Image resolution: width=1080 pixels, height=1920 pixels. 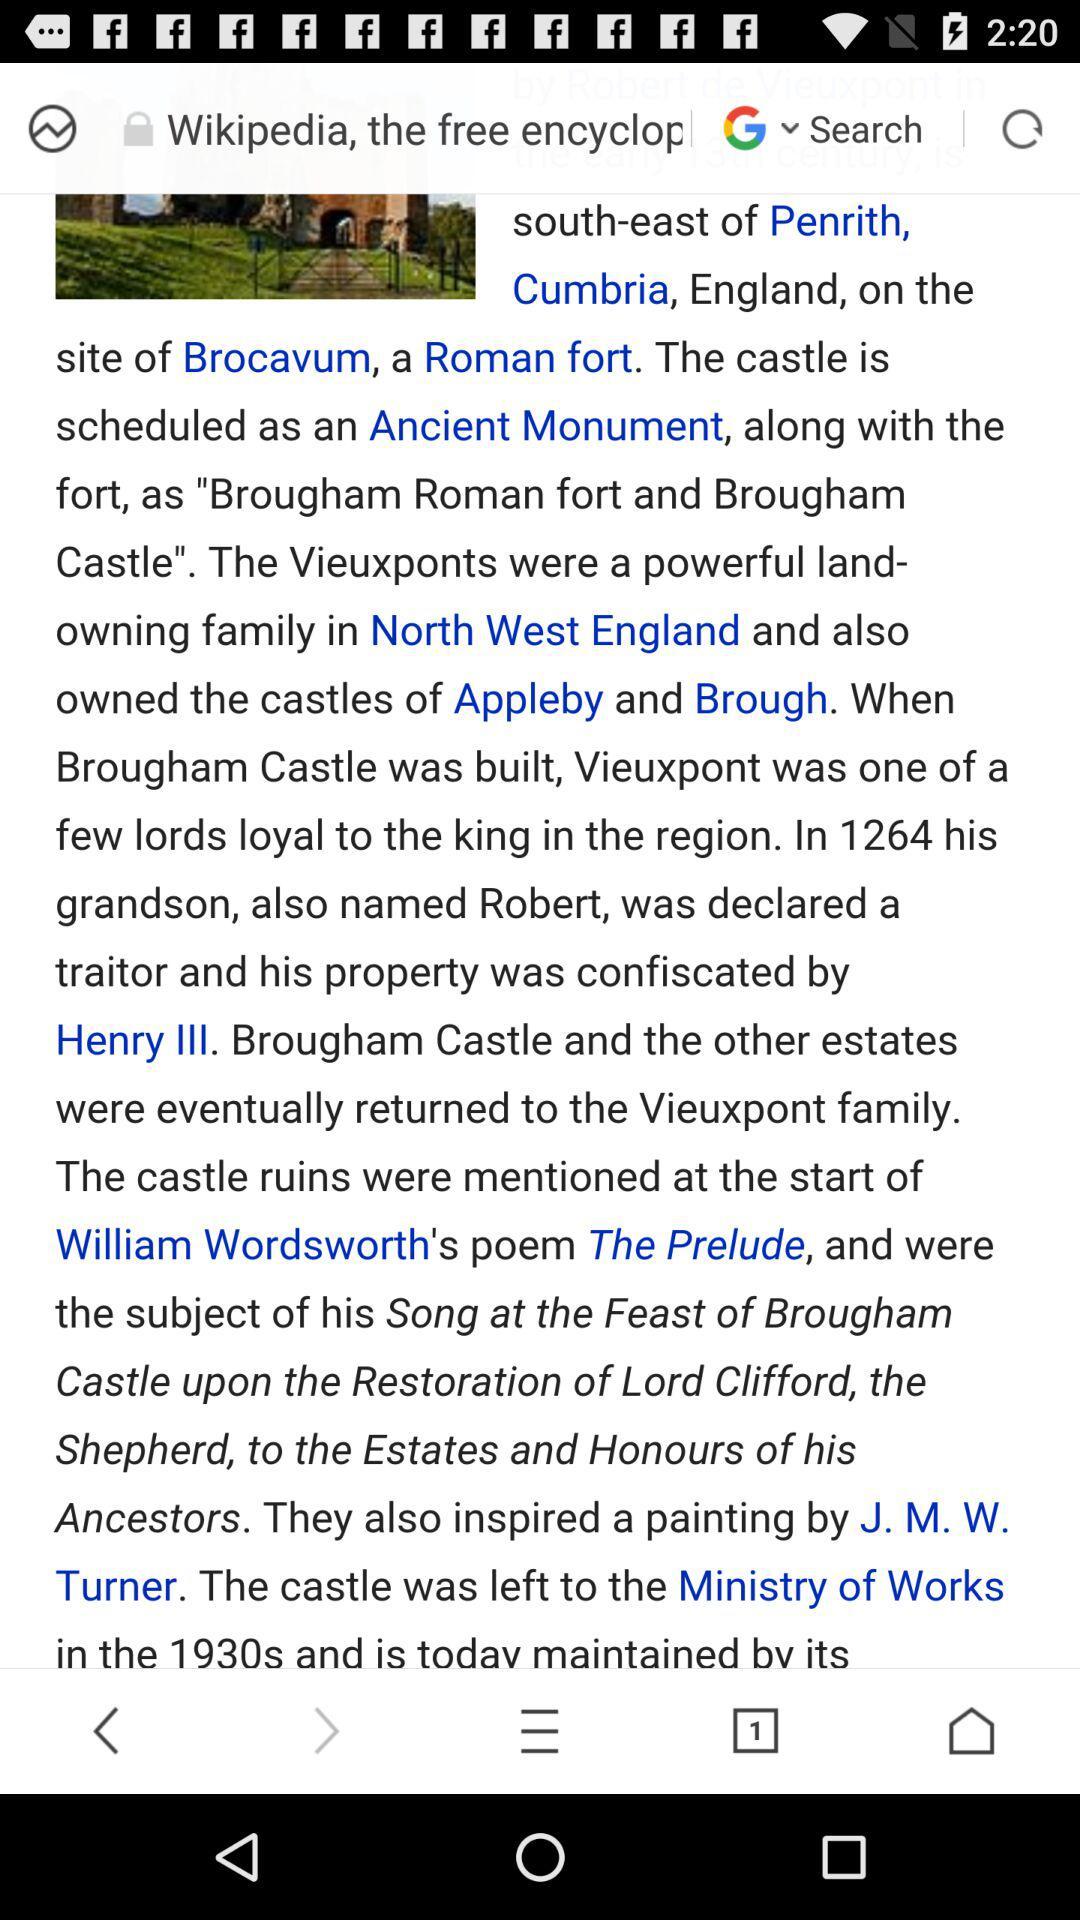 I want to click on the home icon, so click(x=971, y=1851).